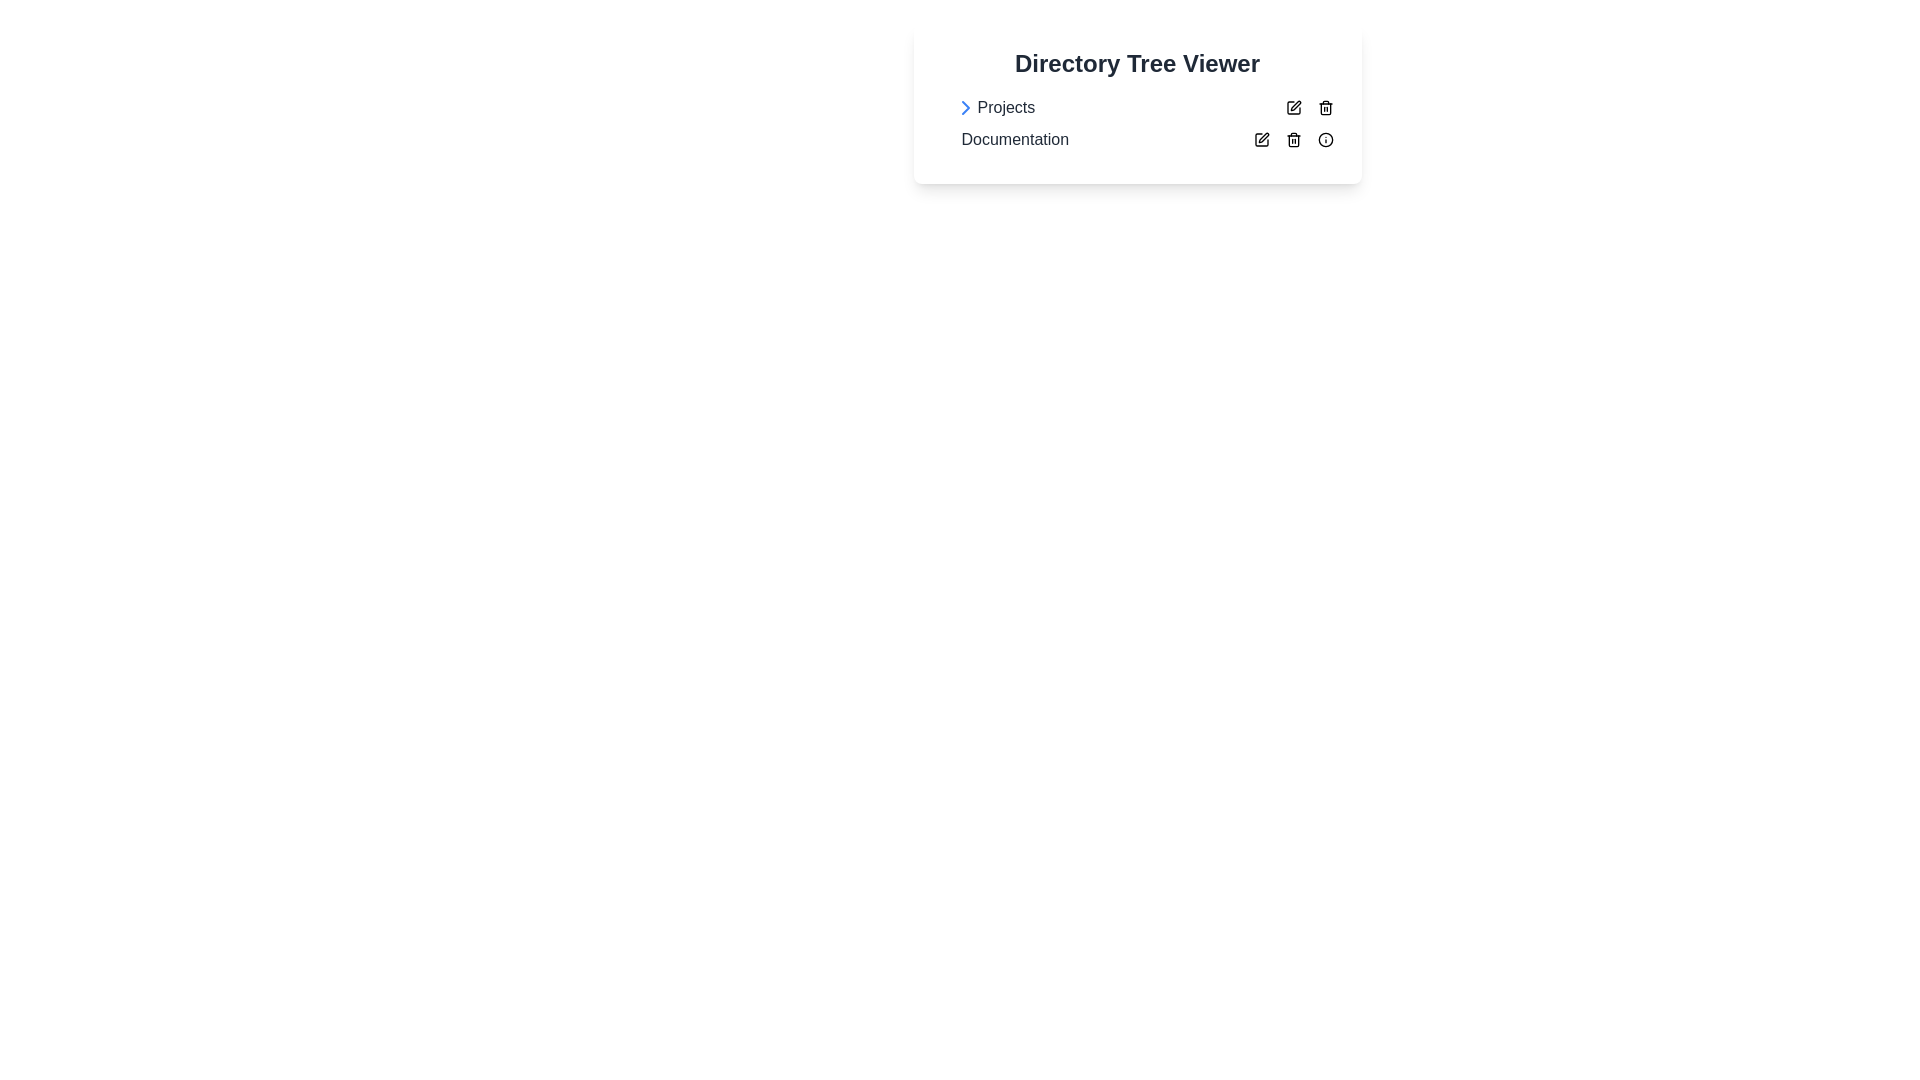 The image size is (1920, 1080). What do you see at coordinates (1295, 105) in the screenshot?
I see `the stylized pen icon located in the upper right corner of the 'Directory Tree Viewer' application card` at bounding box center [1295, 105].